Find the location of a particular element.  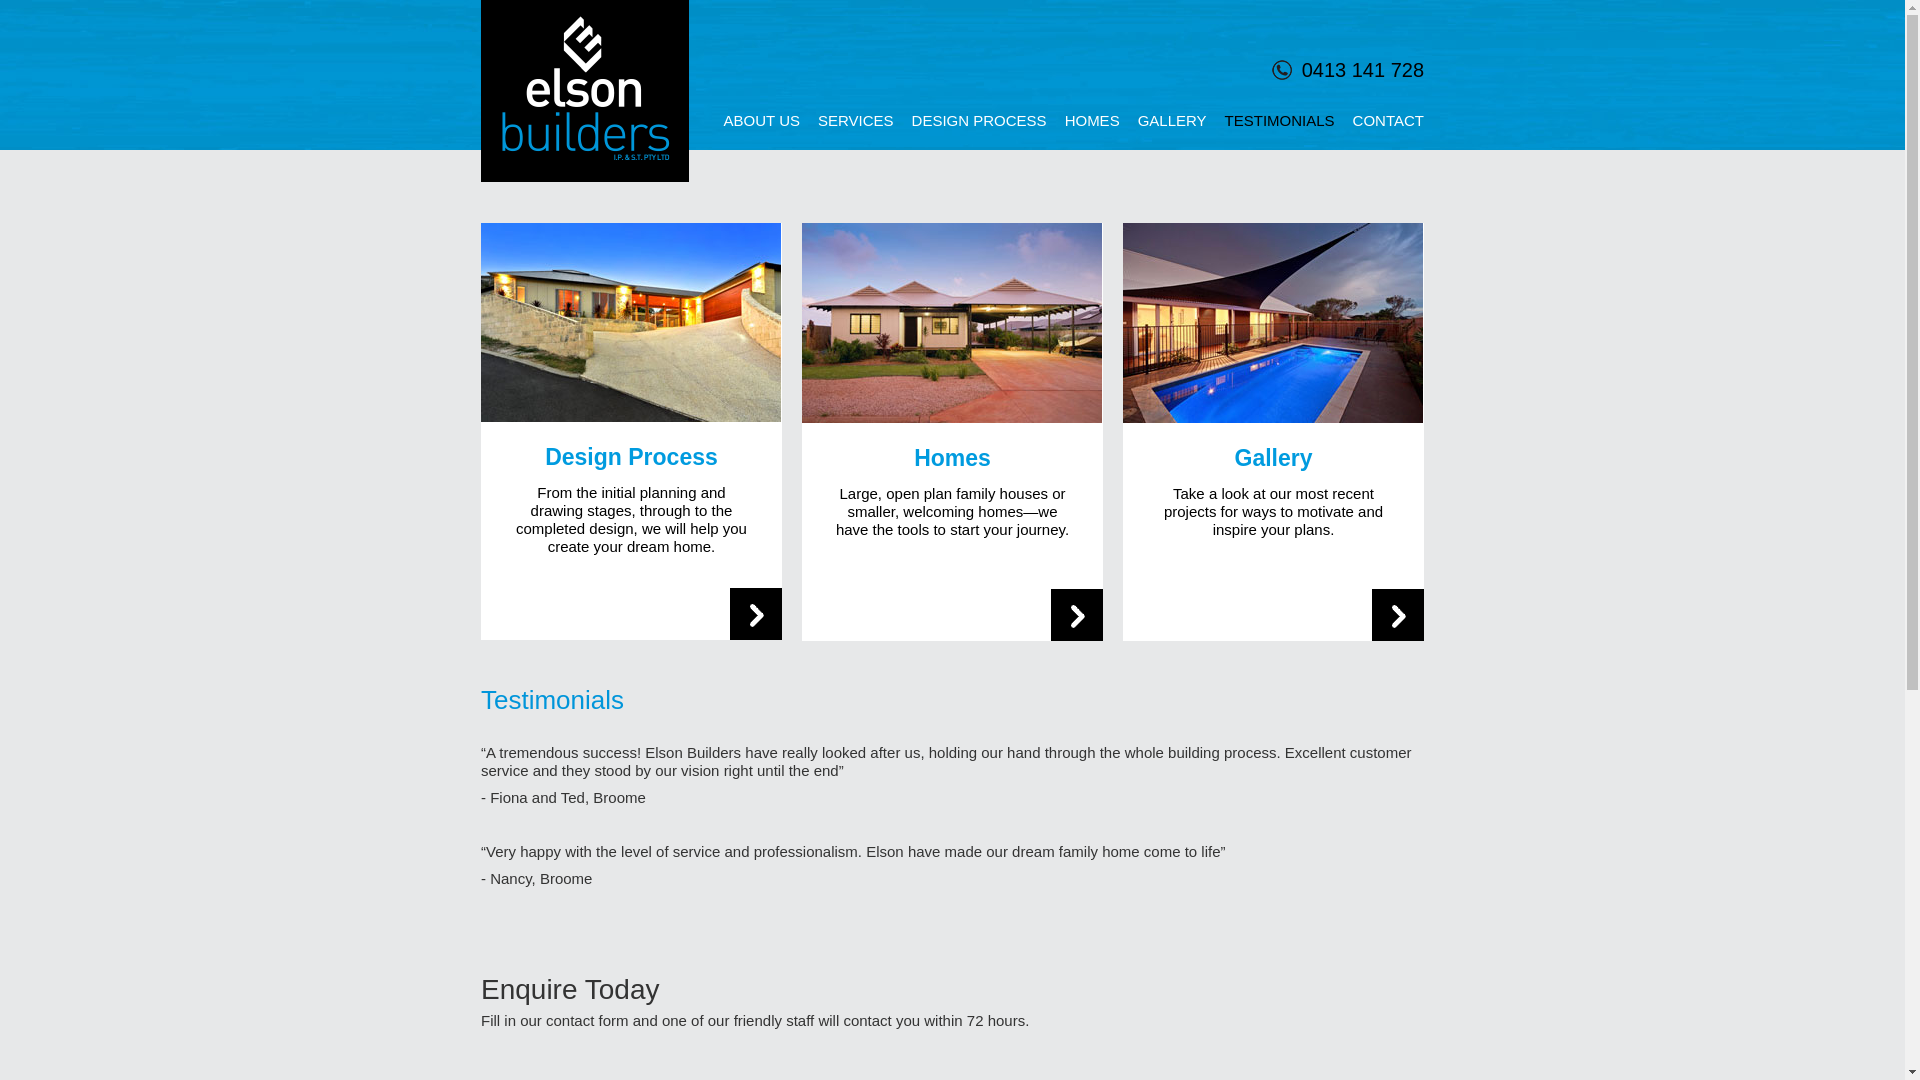

'CONTACT' is located at coordinates (1387, 120).